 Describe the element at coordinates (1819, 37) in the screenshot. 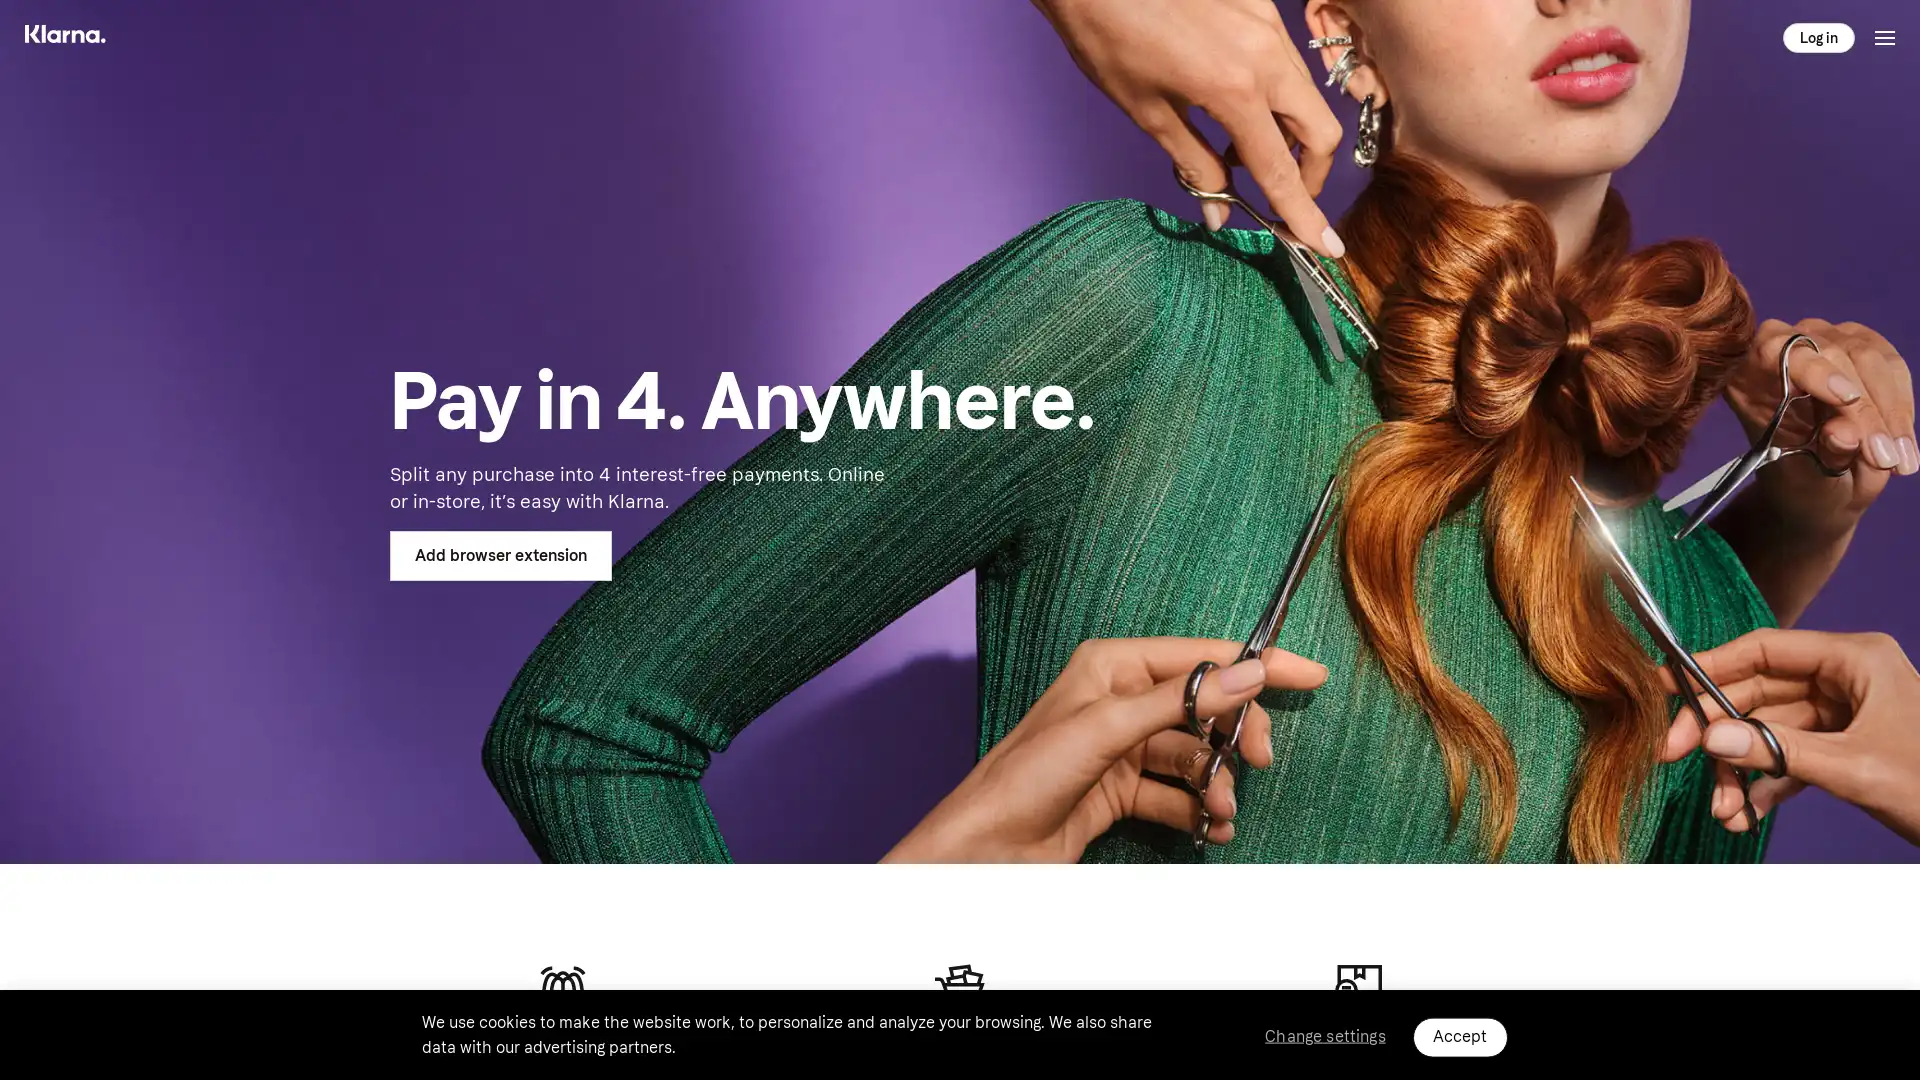

I see `Log in` at that location.